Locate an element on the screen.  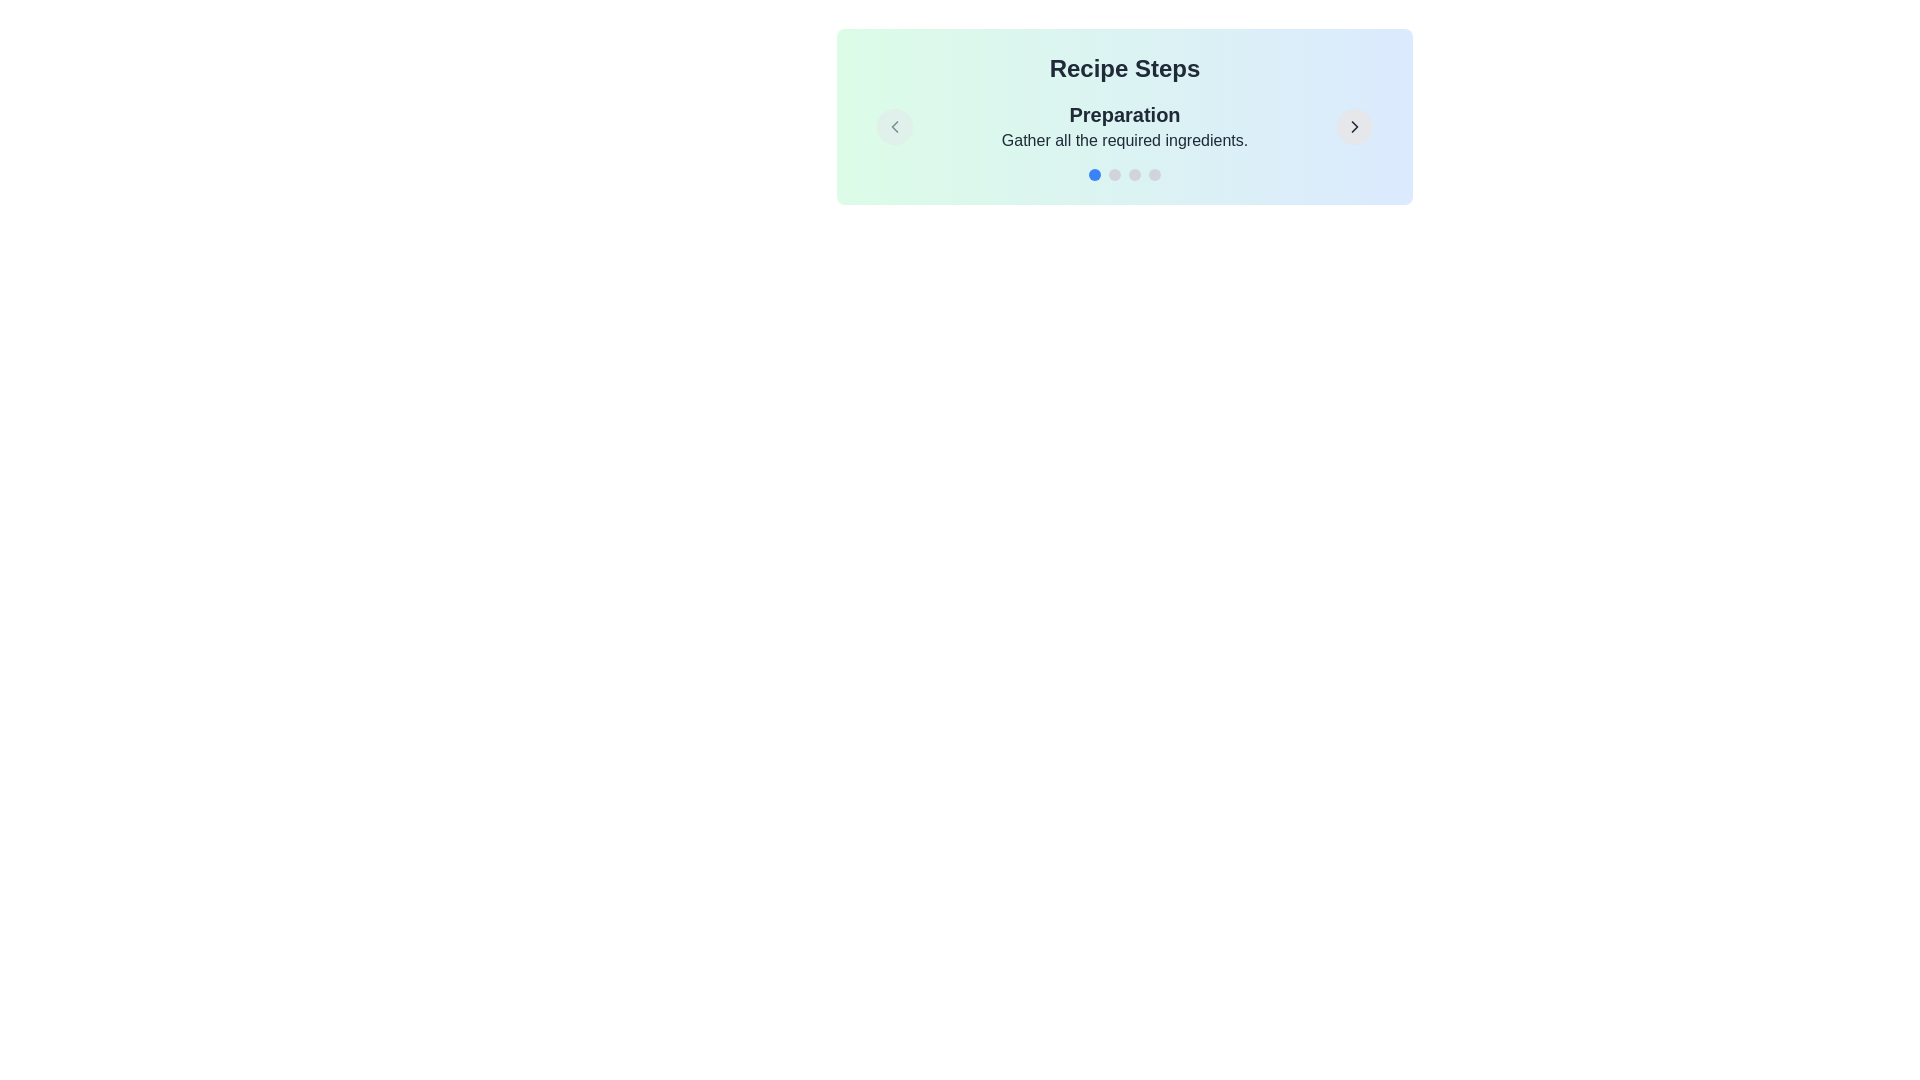
the first blue indicator dot located centrally below the 'Recipe Steps' and 'Preparation' headers, surrounded by gray dots is located at coordinates (1093, 173).